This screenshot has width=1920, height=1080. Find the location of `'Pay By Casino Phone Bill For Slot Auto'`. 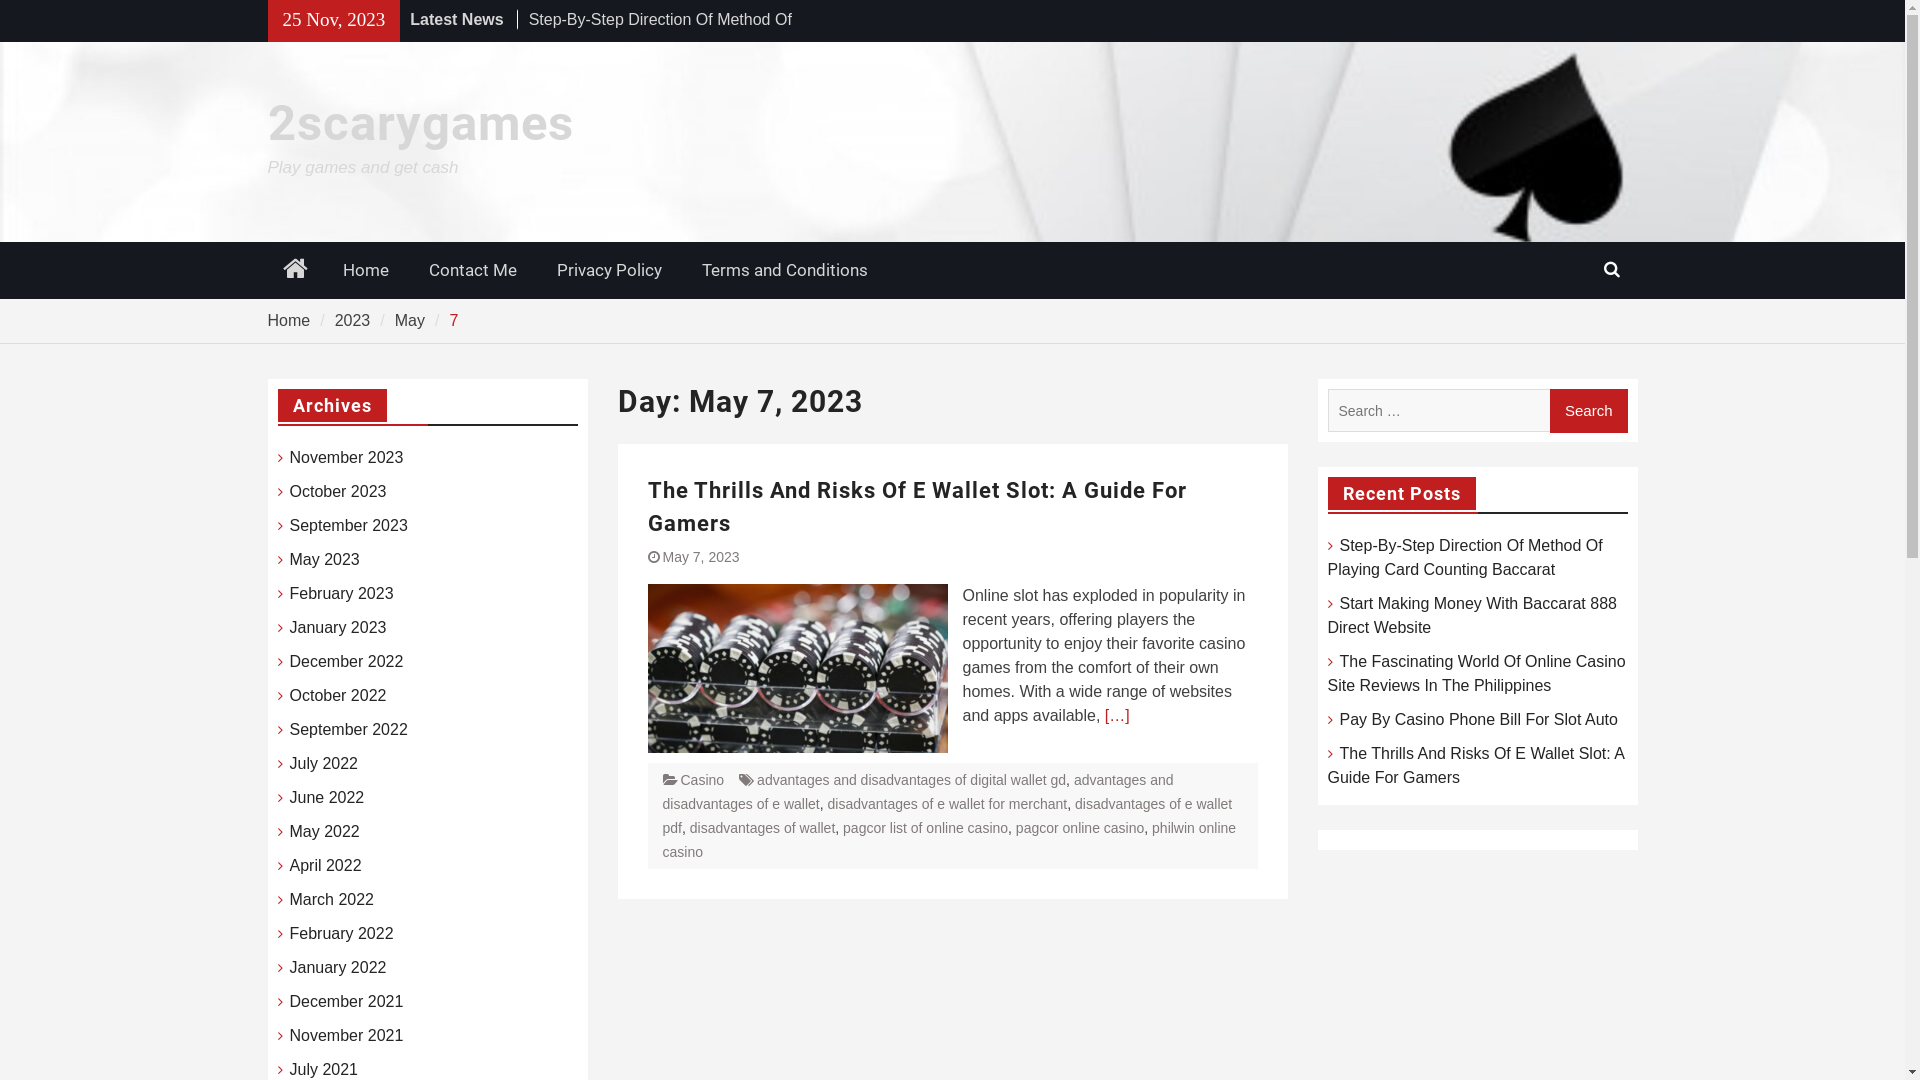

'Pay By Casino Phone Bill For Slot Auto' is located at coordinates (1478, 718).